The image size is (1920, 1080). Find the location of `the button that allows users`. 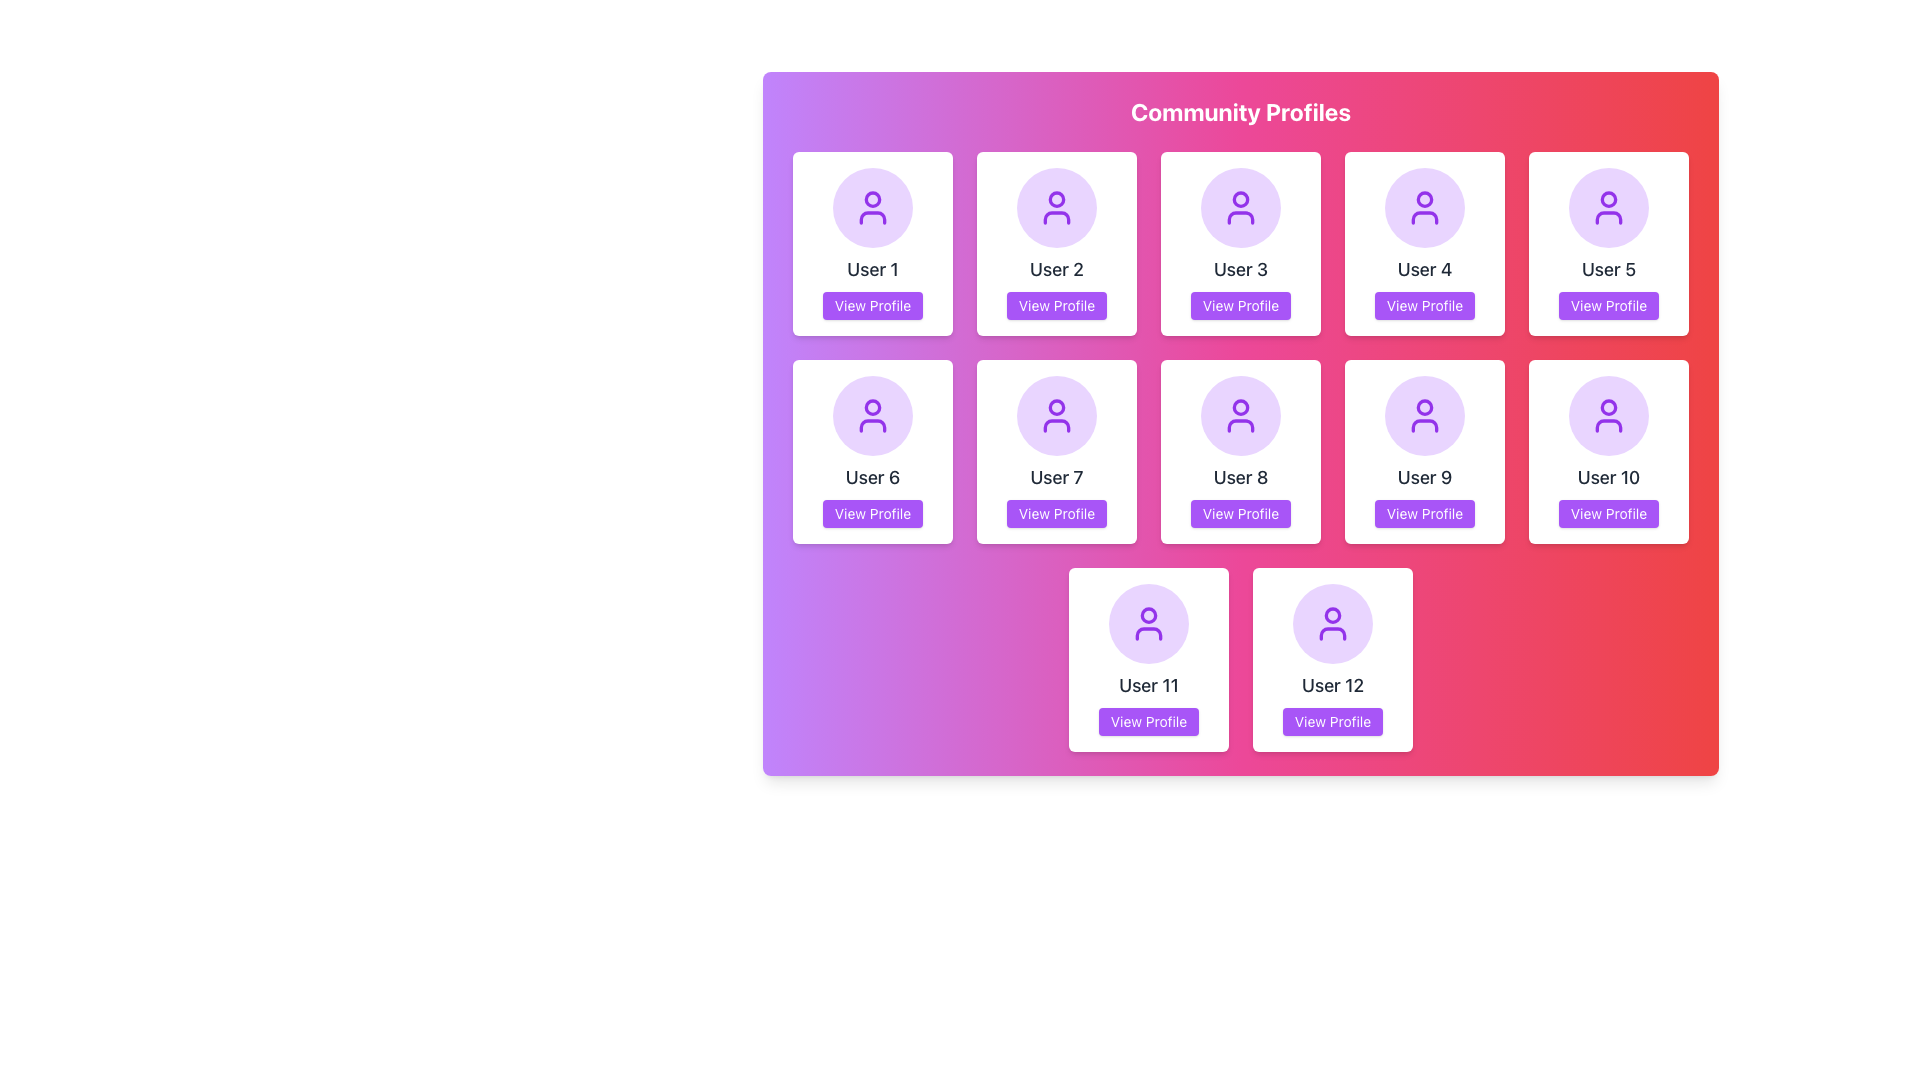

the button that allows users is located at coordinates (1608, 305).